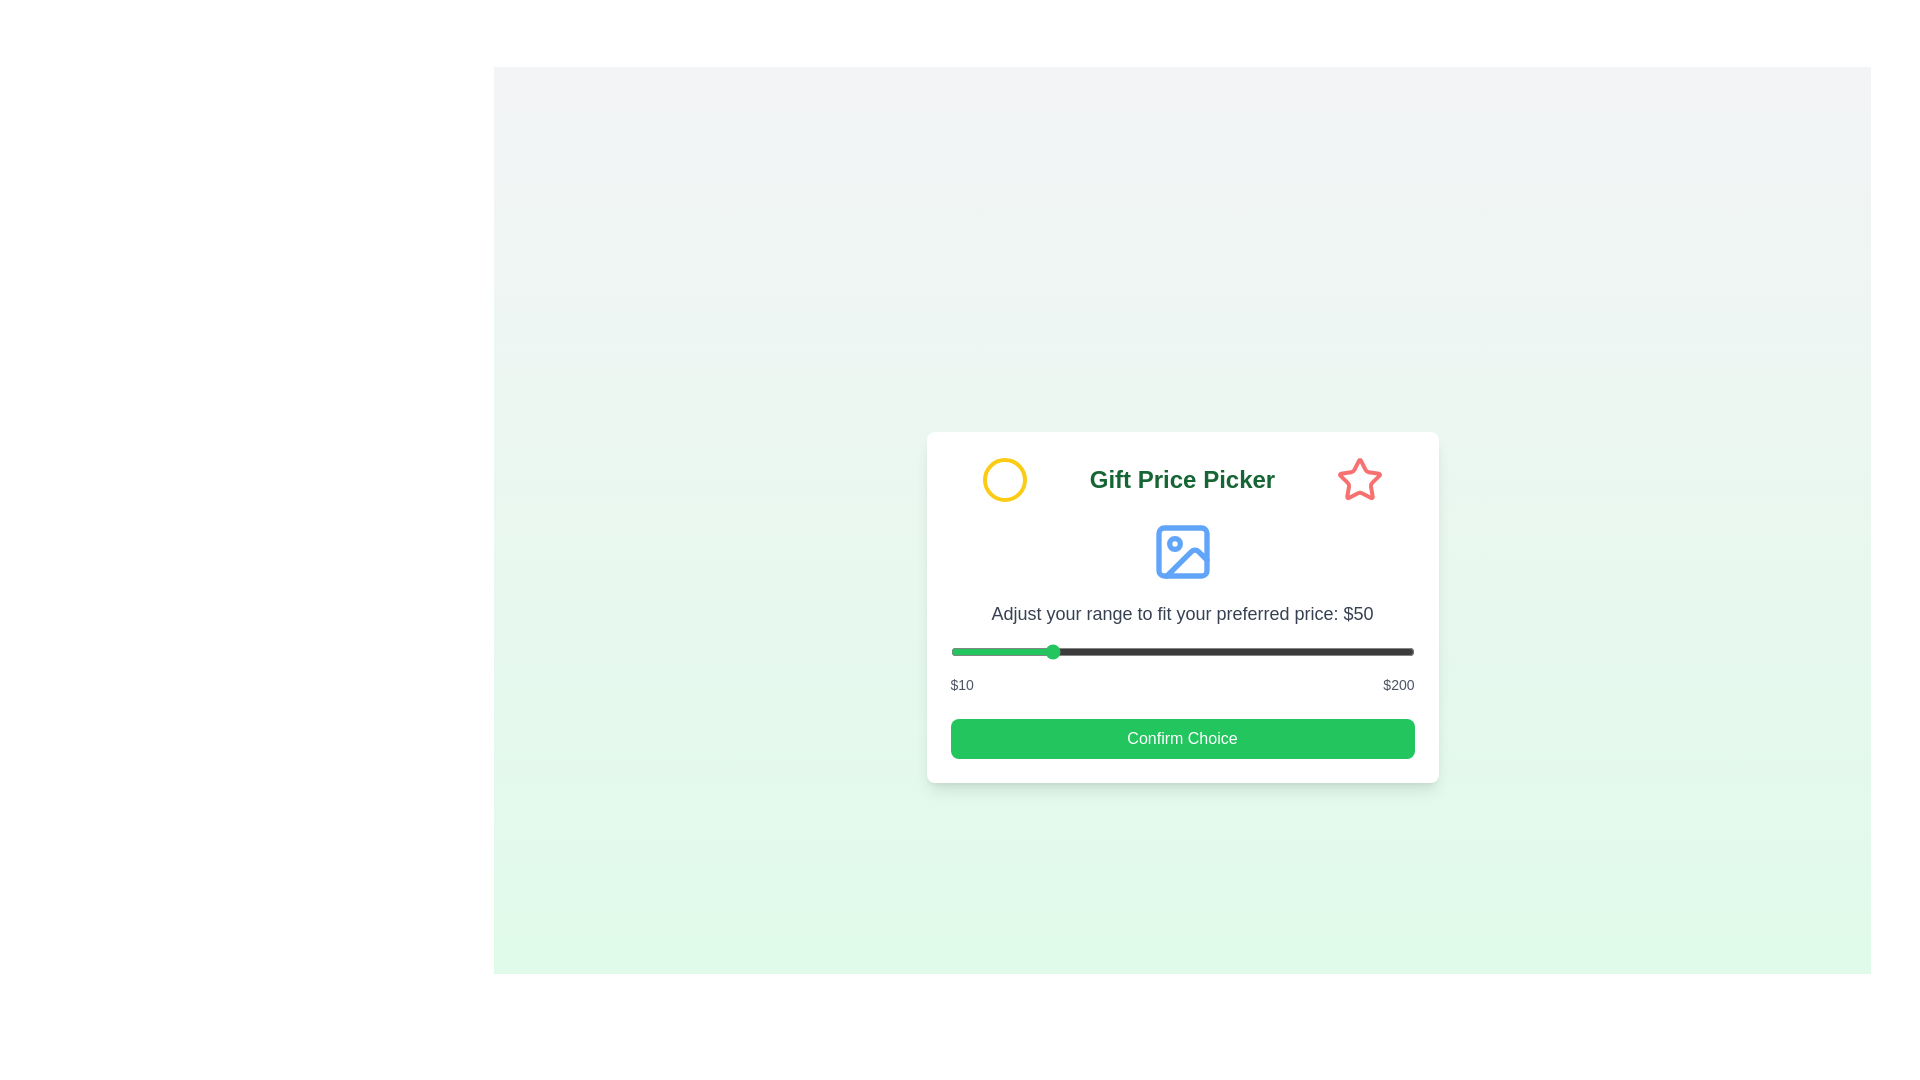 Image resolution: width=1920 pixels, height=1080 pixels. What do you see at coordinates (1136, 651) in the screenshot?
I see `the price range slider to 86 dollars` at bounding box center [1136, 651].